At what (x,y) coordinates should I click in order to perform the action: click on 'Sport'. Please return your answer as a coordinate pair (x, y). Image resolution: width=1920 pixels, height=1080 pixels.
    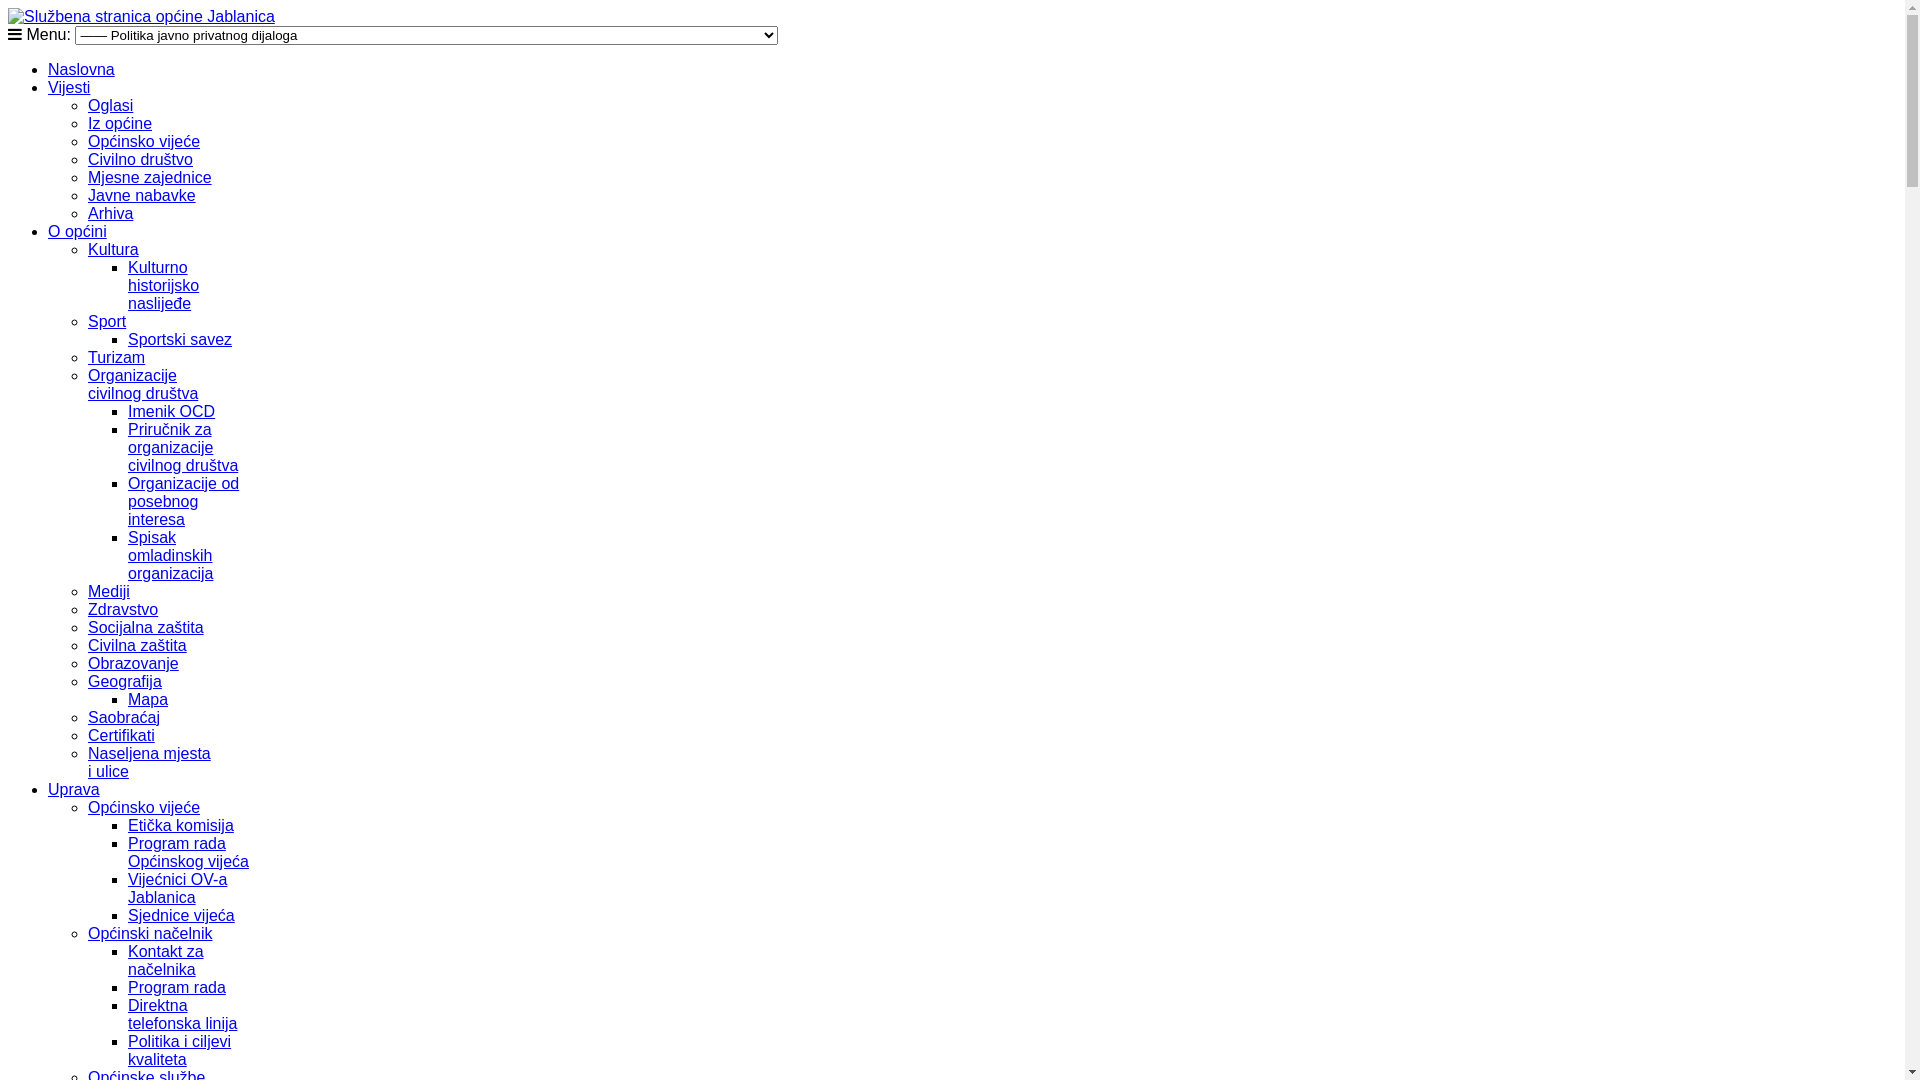
    Looking at the image, I should click on (105, 320).